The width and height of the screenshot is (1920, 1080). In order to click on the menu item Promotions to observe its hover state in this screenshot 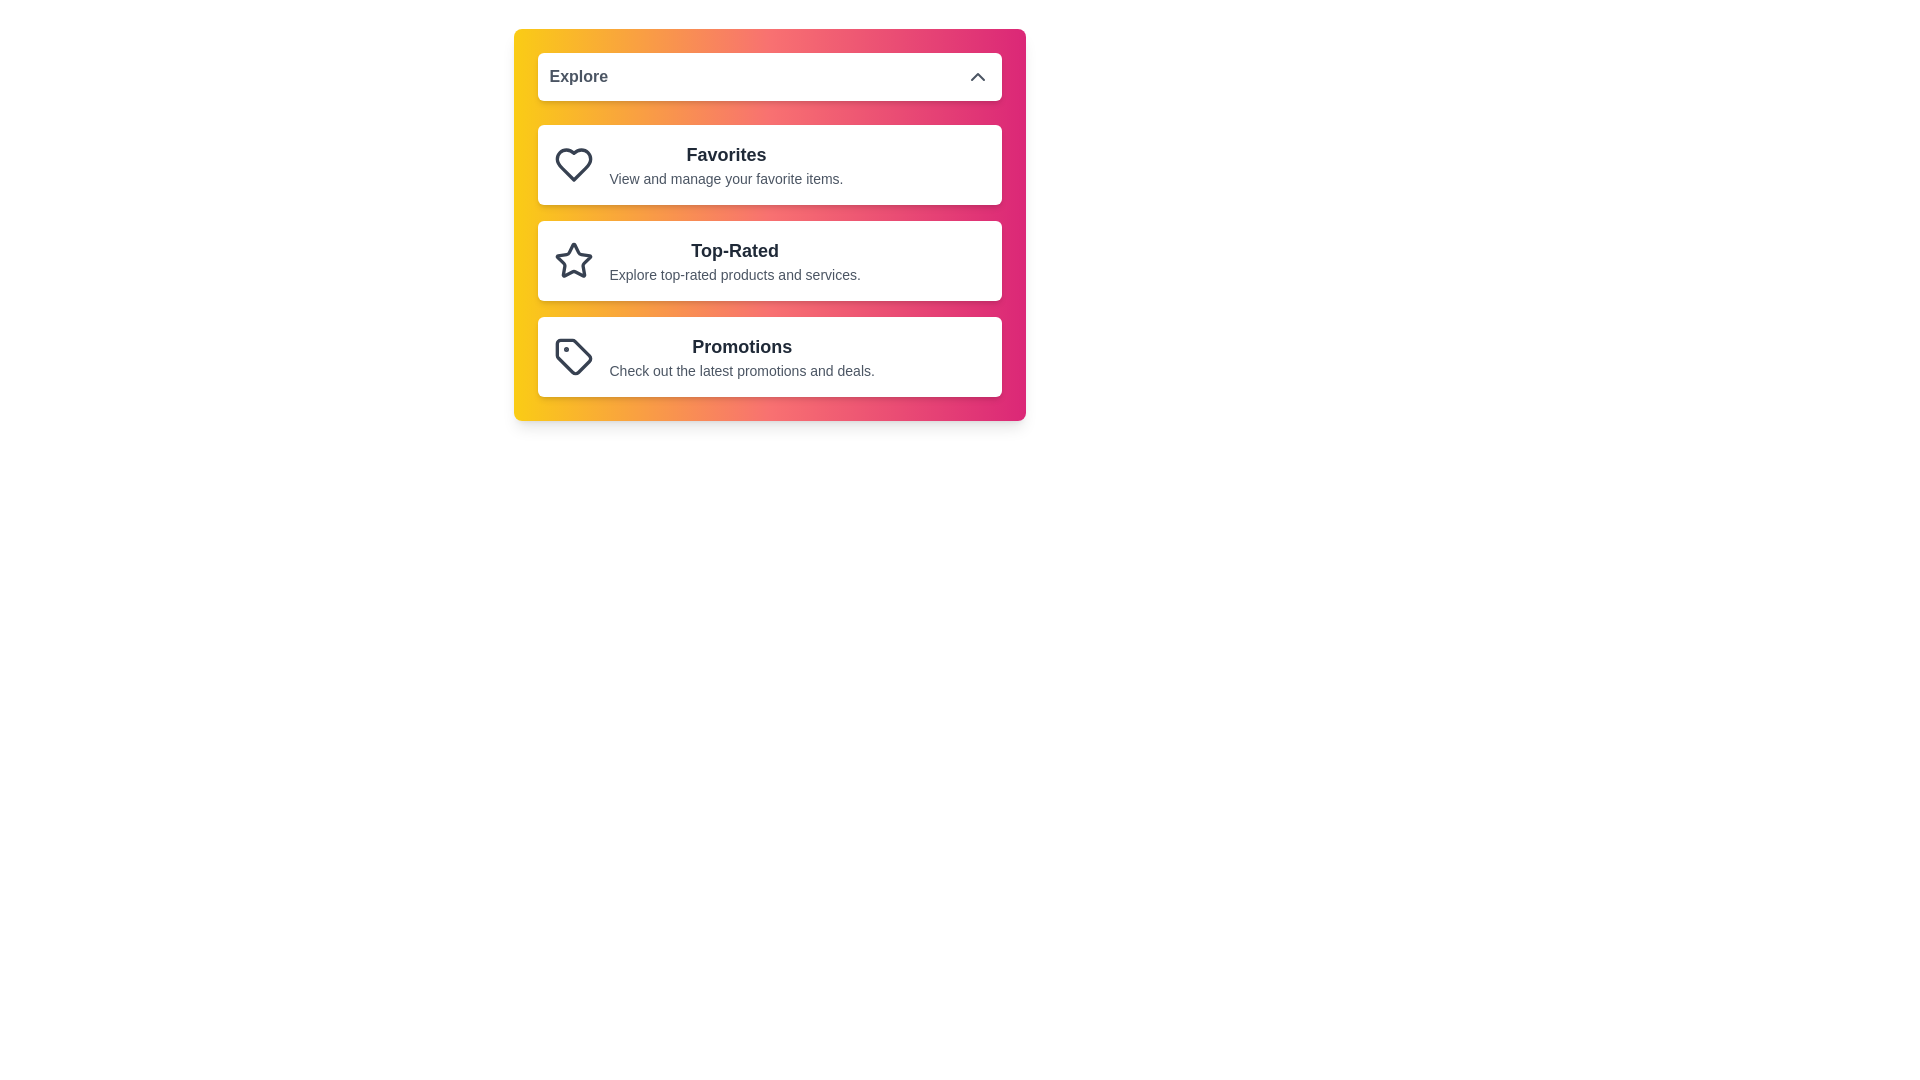, I will do `click(768, 356)`.